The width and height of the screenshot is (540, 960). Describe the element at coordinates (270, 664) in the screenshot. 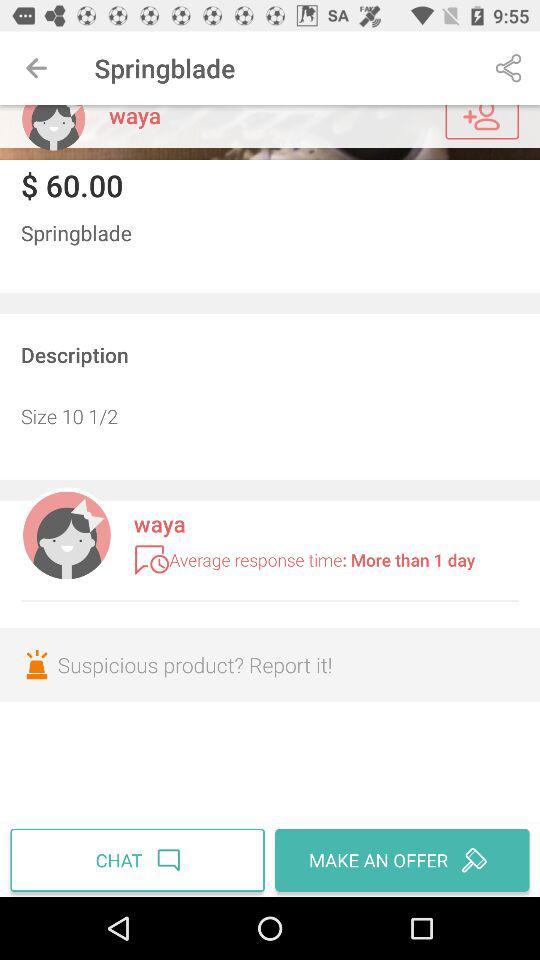

I see `the suspicious product report icon` at that location.